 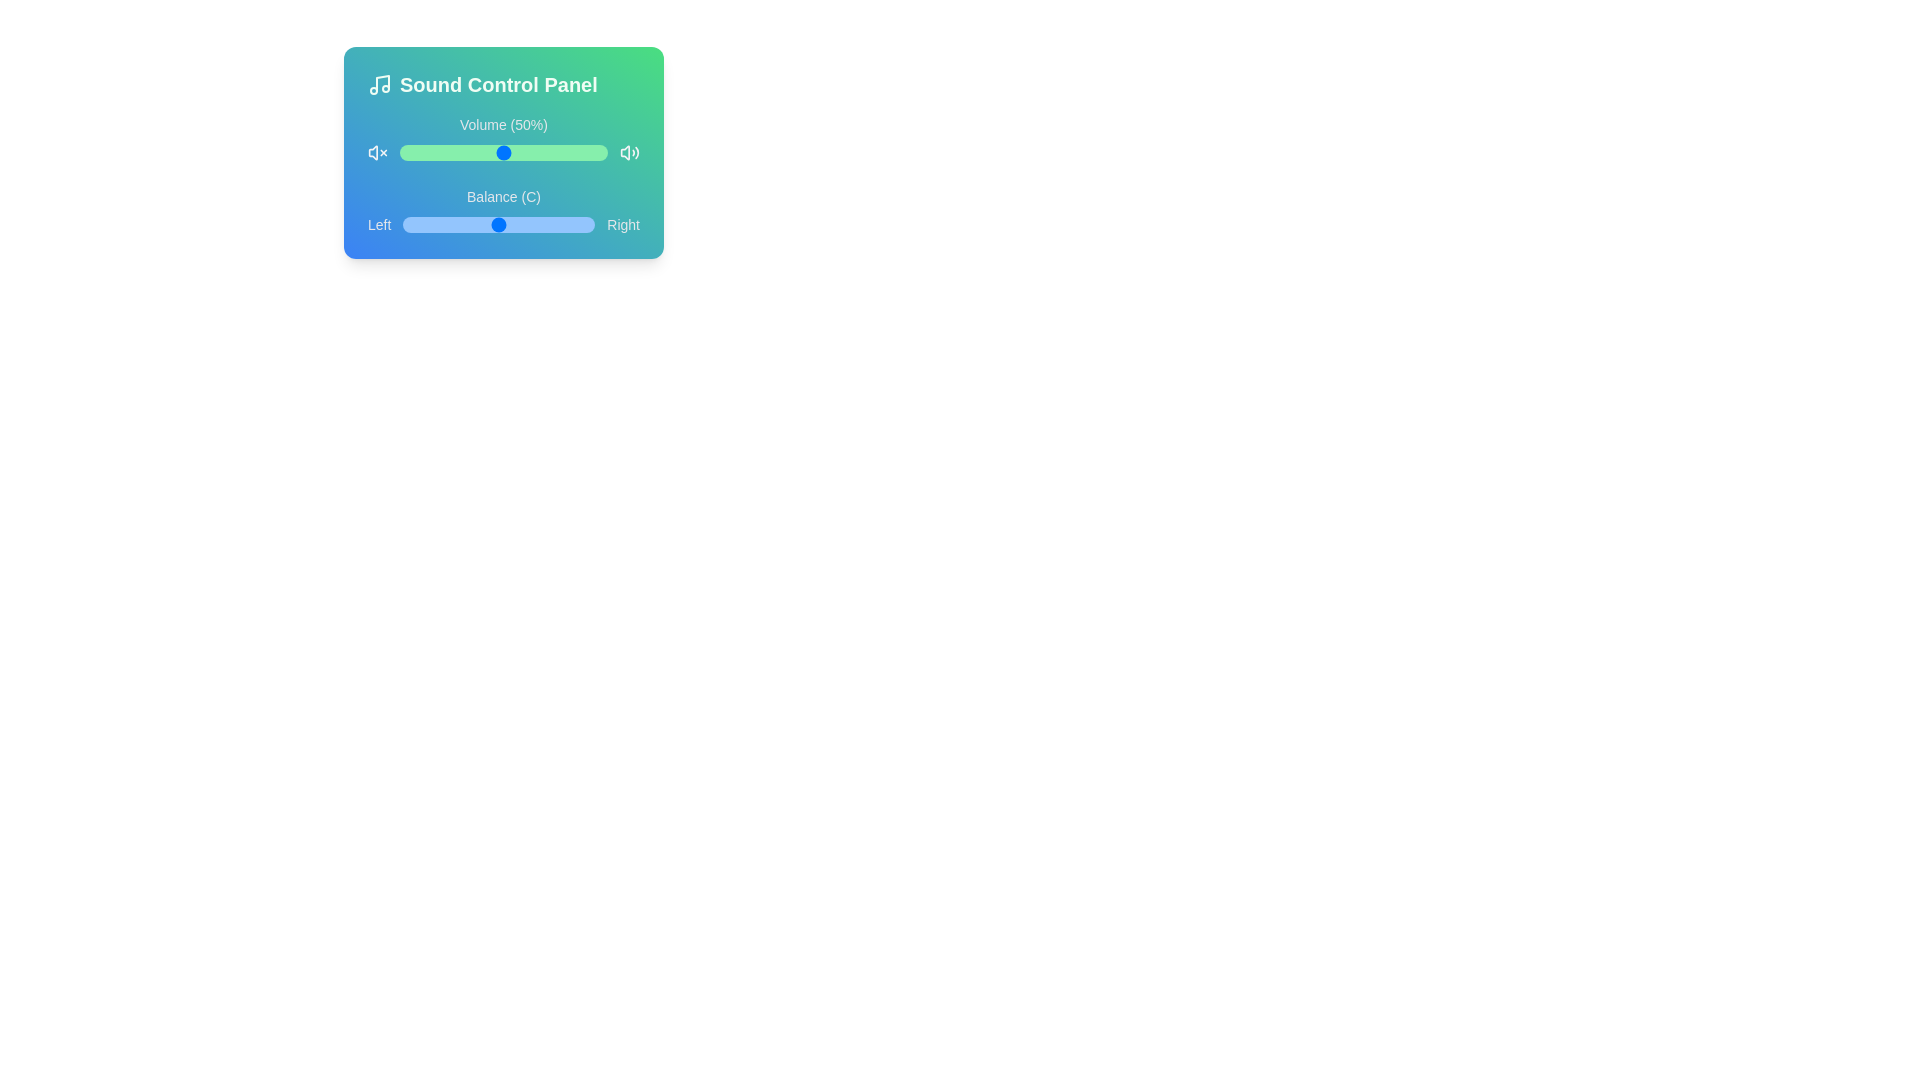 I want to click on the volume level, so click(x=493, y=152).